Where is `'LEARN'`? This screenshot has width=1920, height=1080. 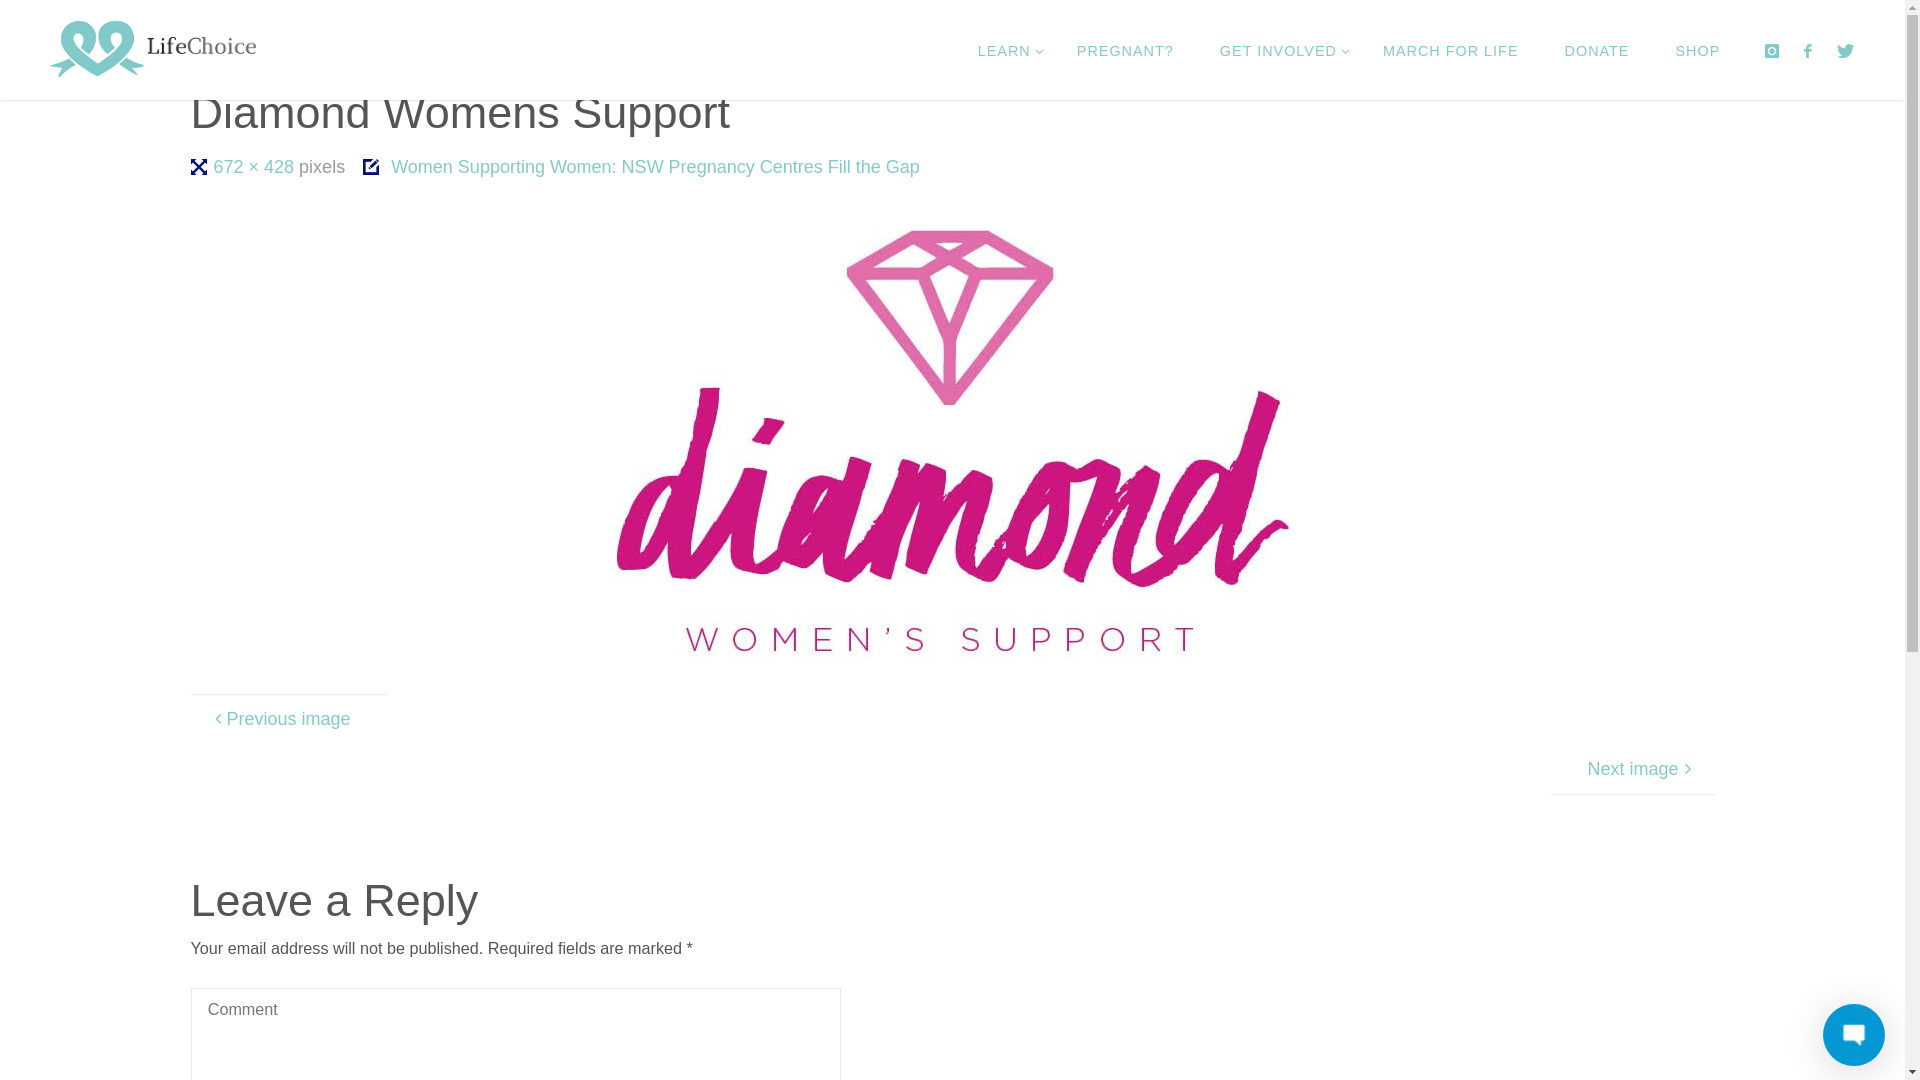
'LEARN' is located at coordinates (954, 49).